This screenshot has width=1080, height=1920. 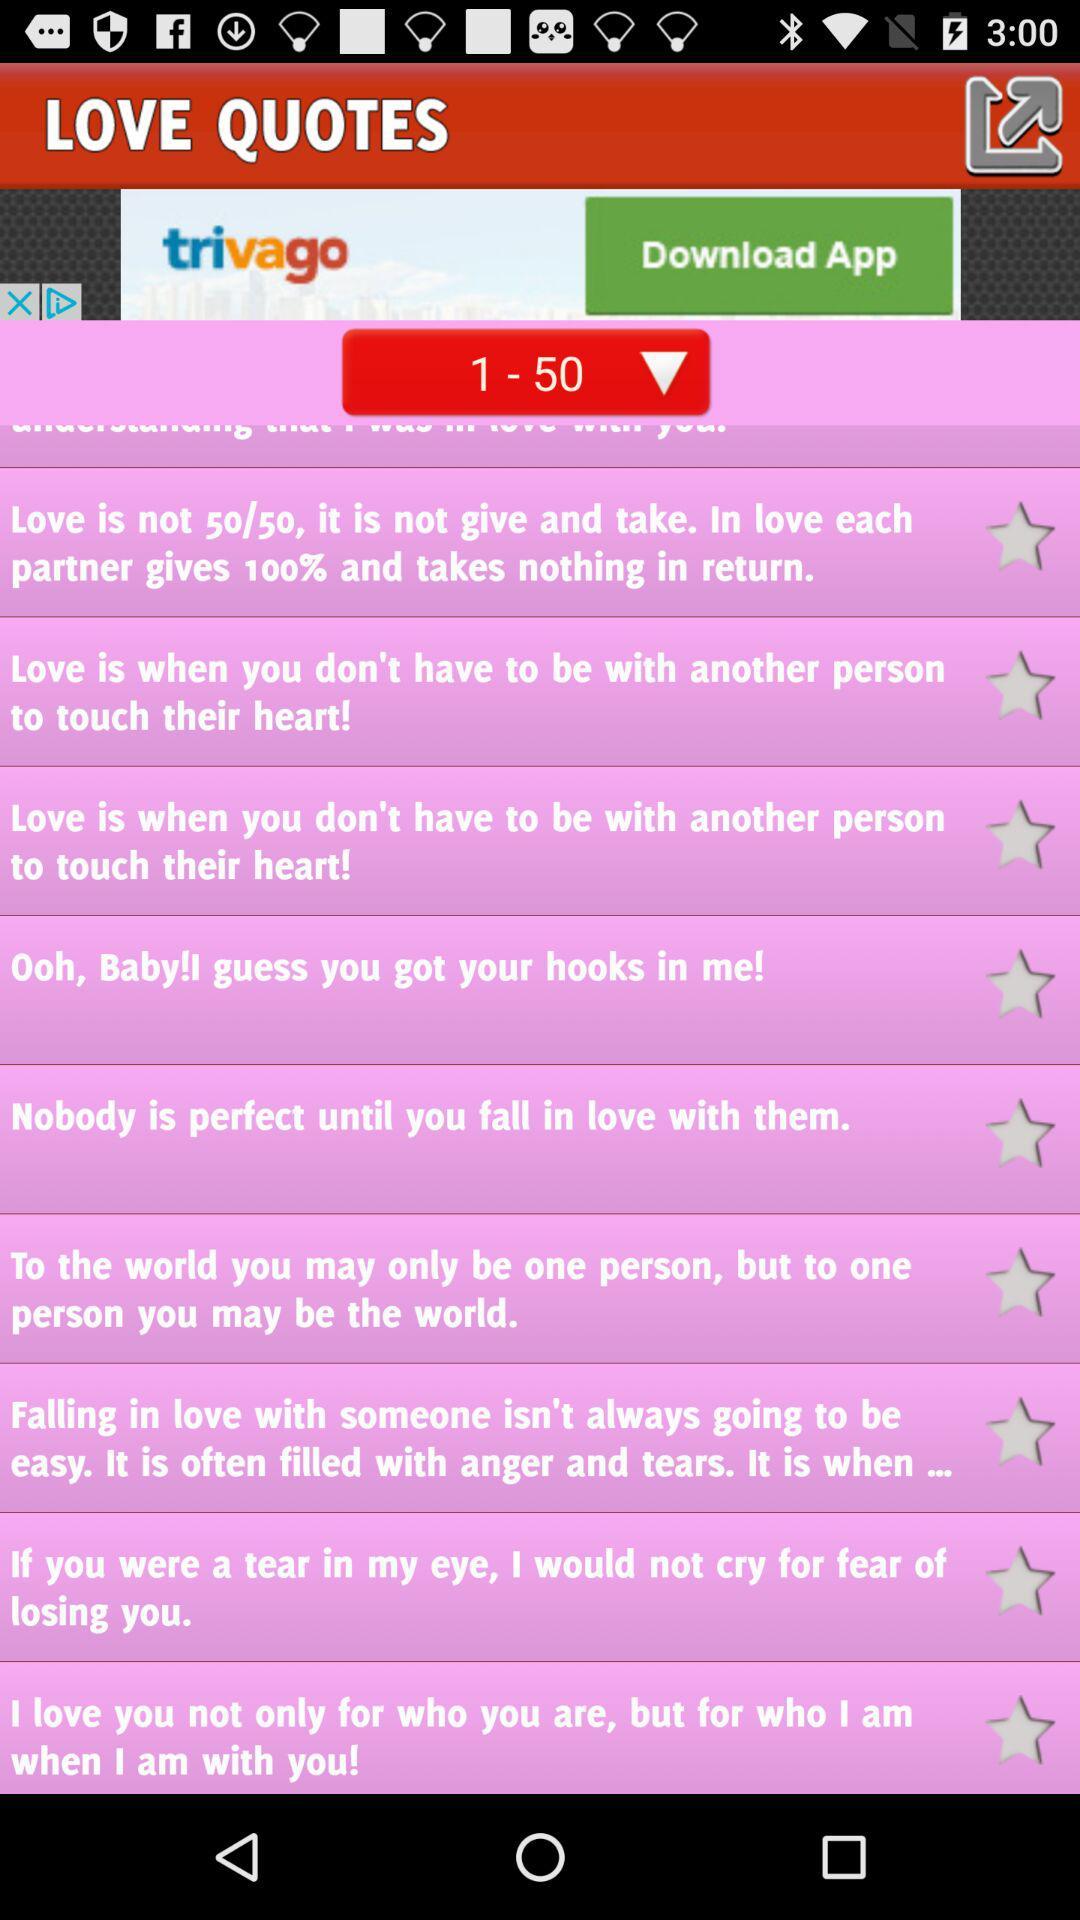 I want to click on mark as favorite, so click(x=1032, y=685).